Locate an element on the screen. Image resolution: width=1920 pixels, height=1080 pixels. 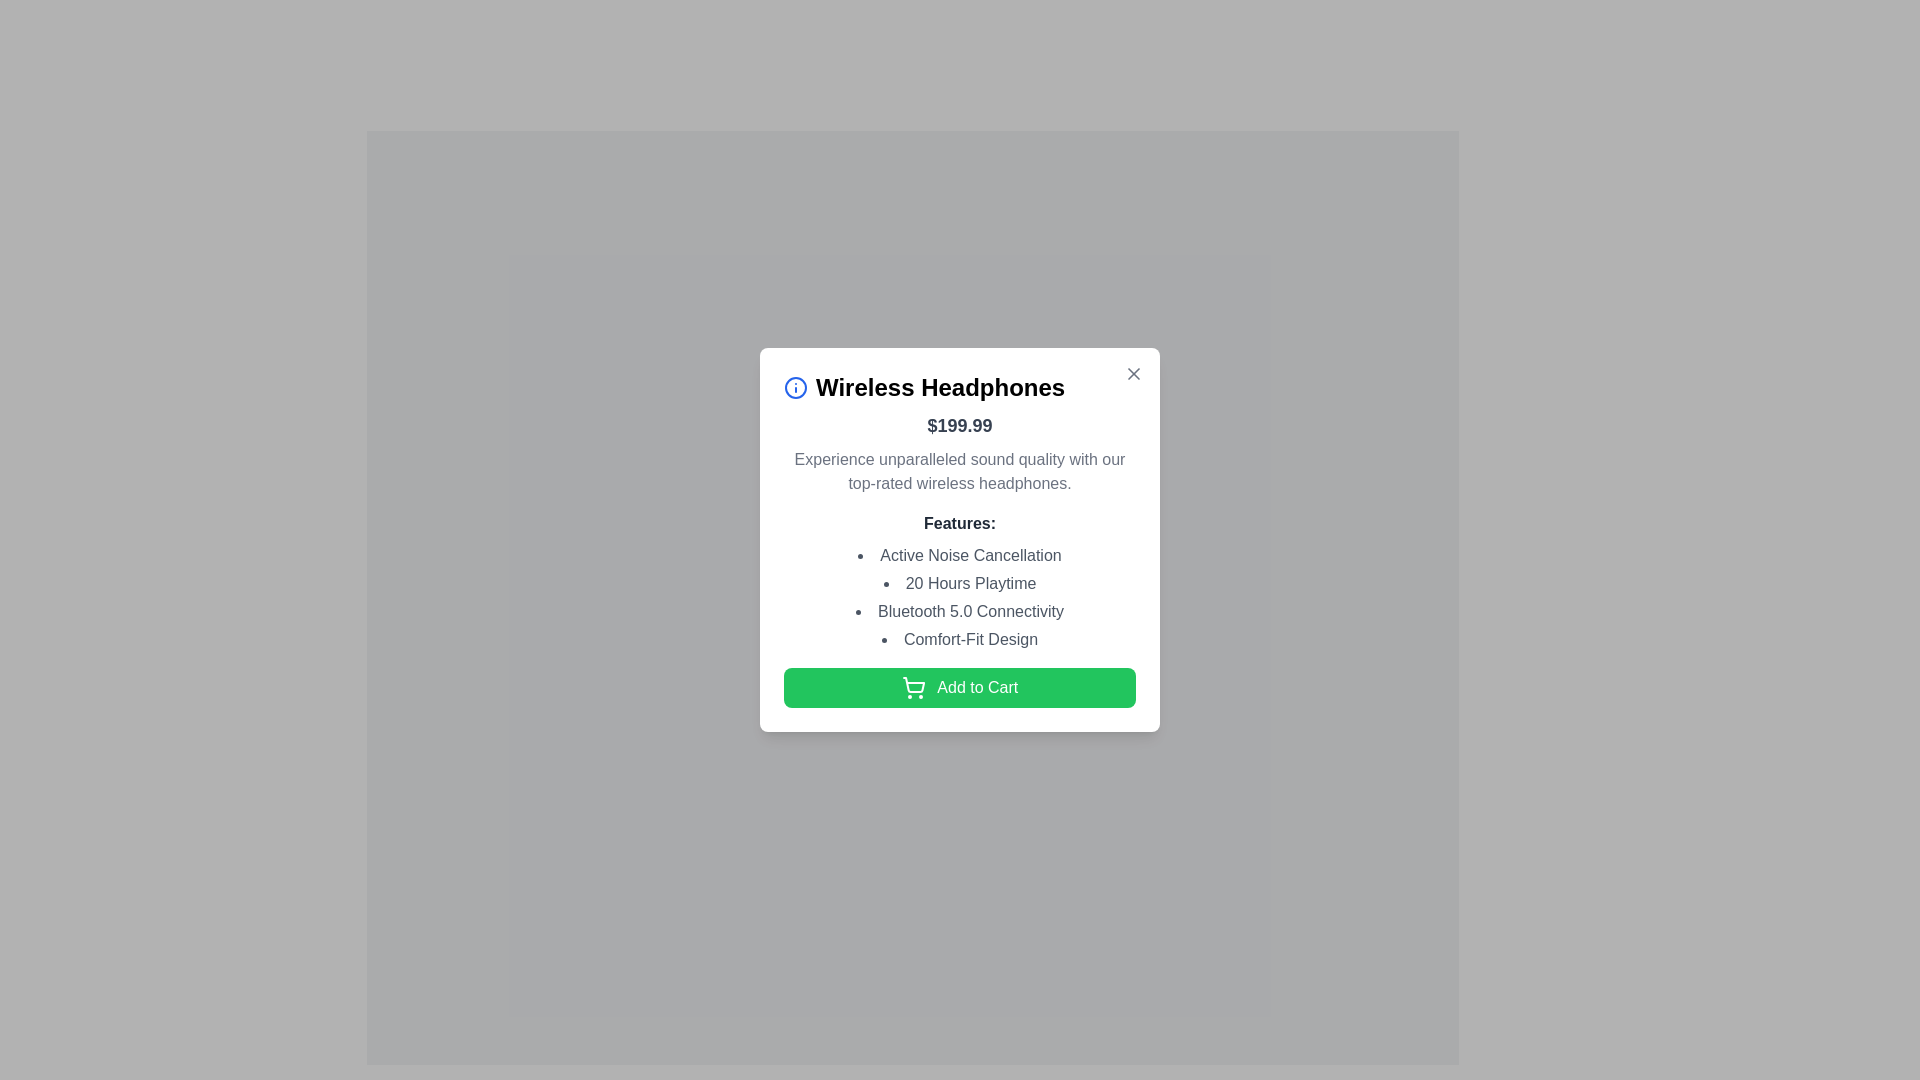
static text indicating the presence of active noise cancellation, which is the first item in the vertical bulleted list within the 'Features' section of the modal window is located at coordinates (960, 555).